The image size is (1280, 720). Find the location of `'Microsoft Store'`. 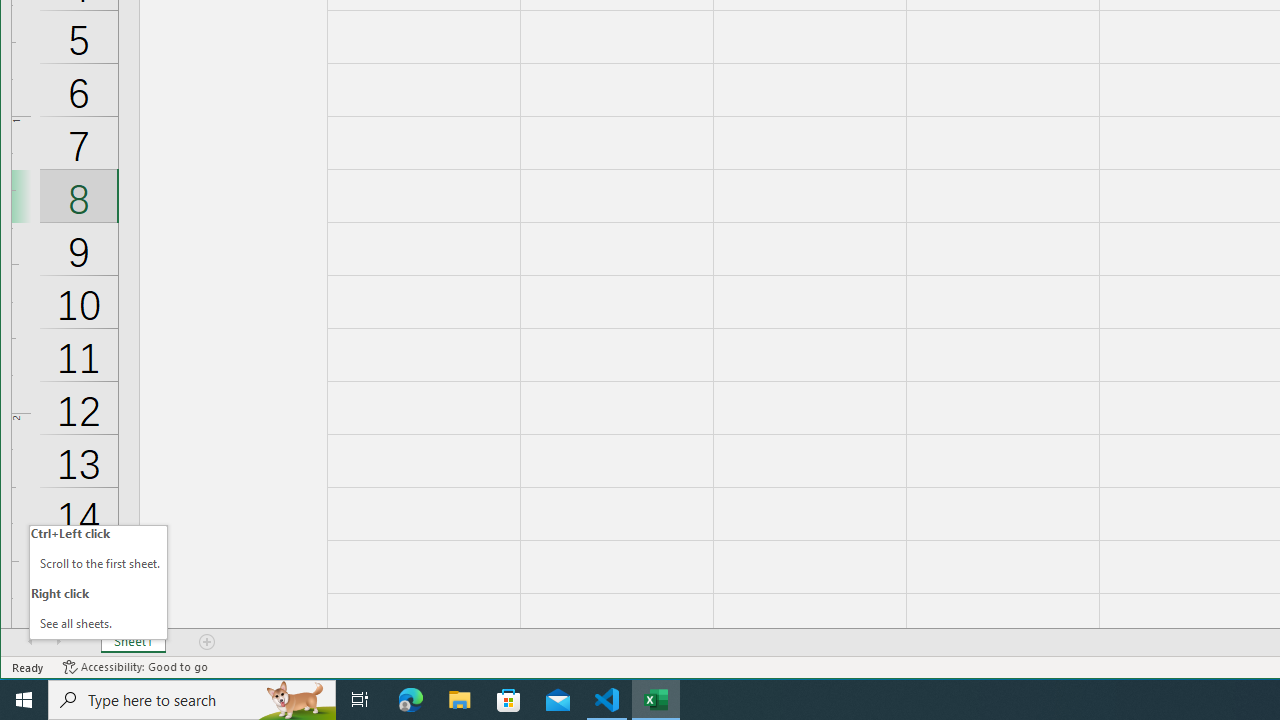

'Microsoft Store' is located at coordinates (509, 698).